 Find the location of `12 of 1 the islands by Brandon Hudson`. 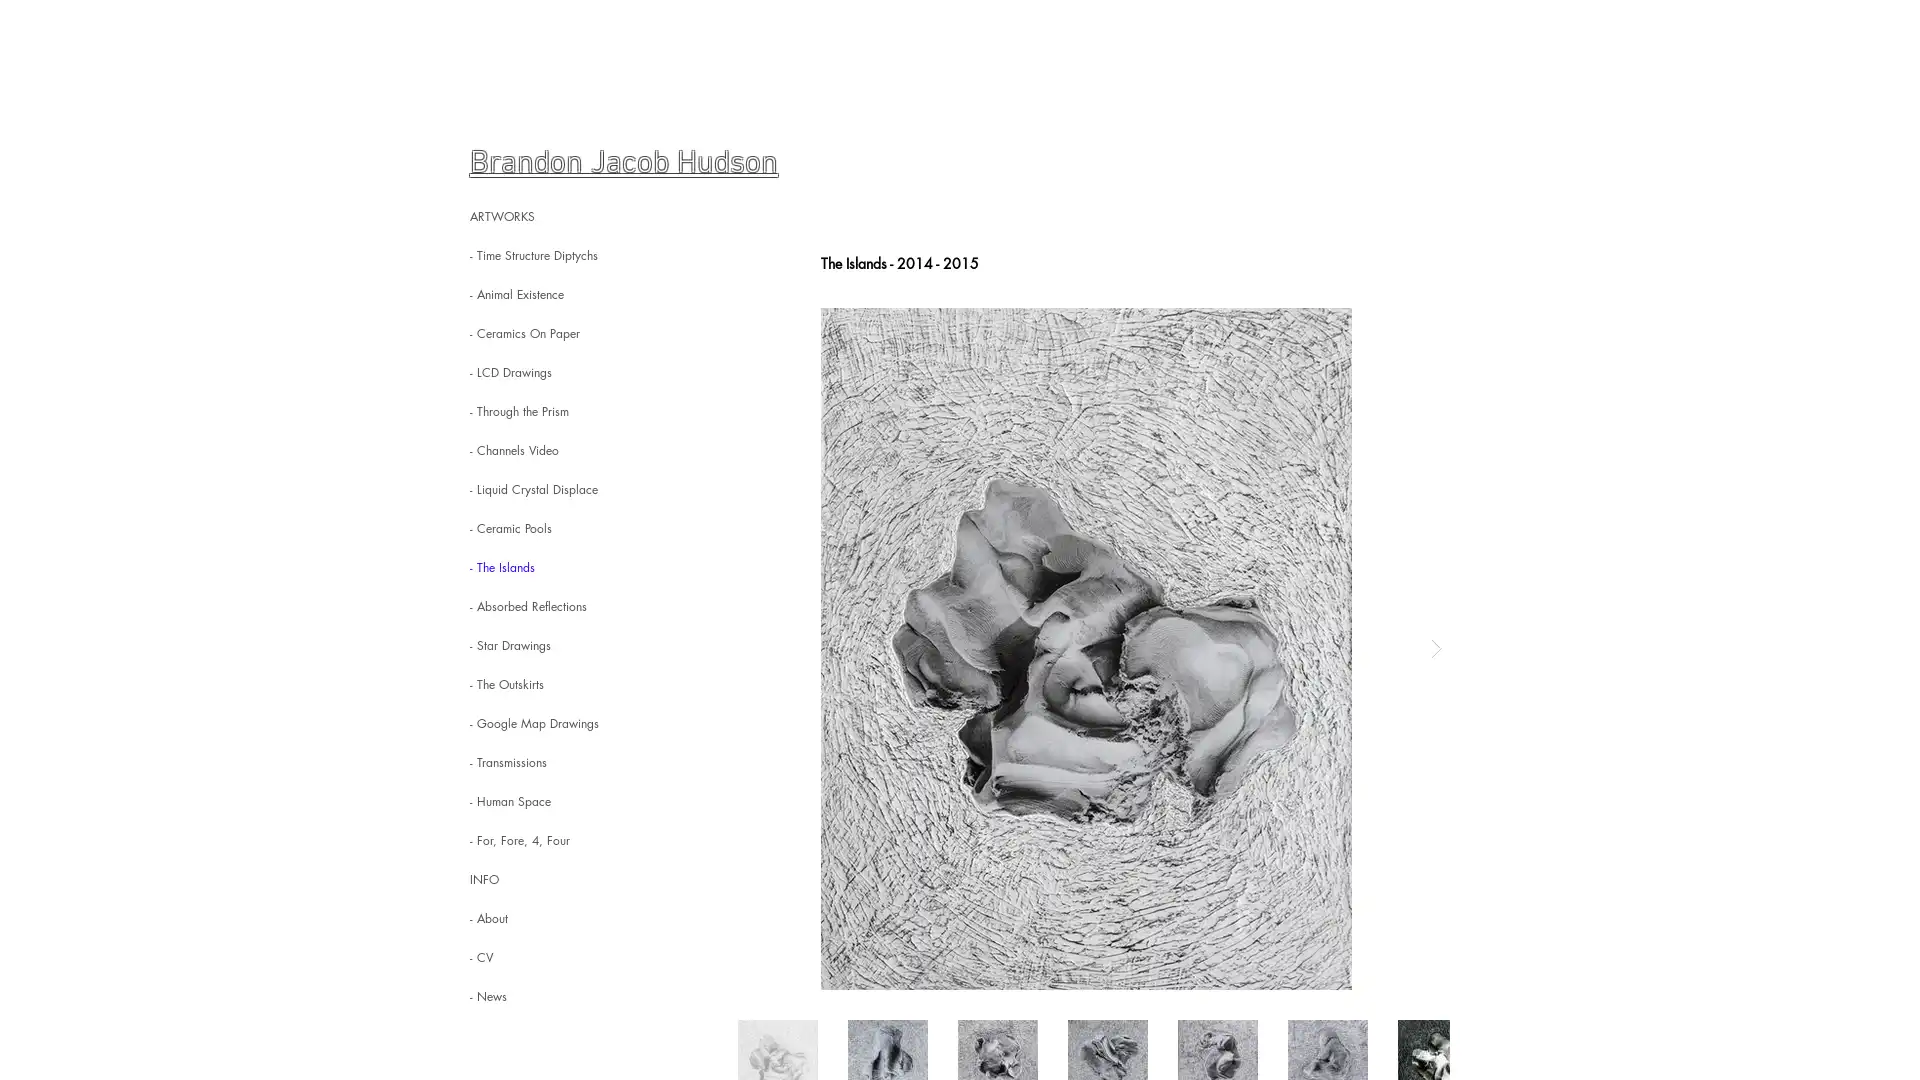

12 of 1 the islands by Brandon Hudson is located at coordinates (1085, 648).